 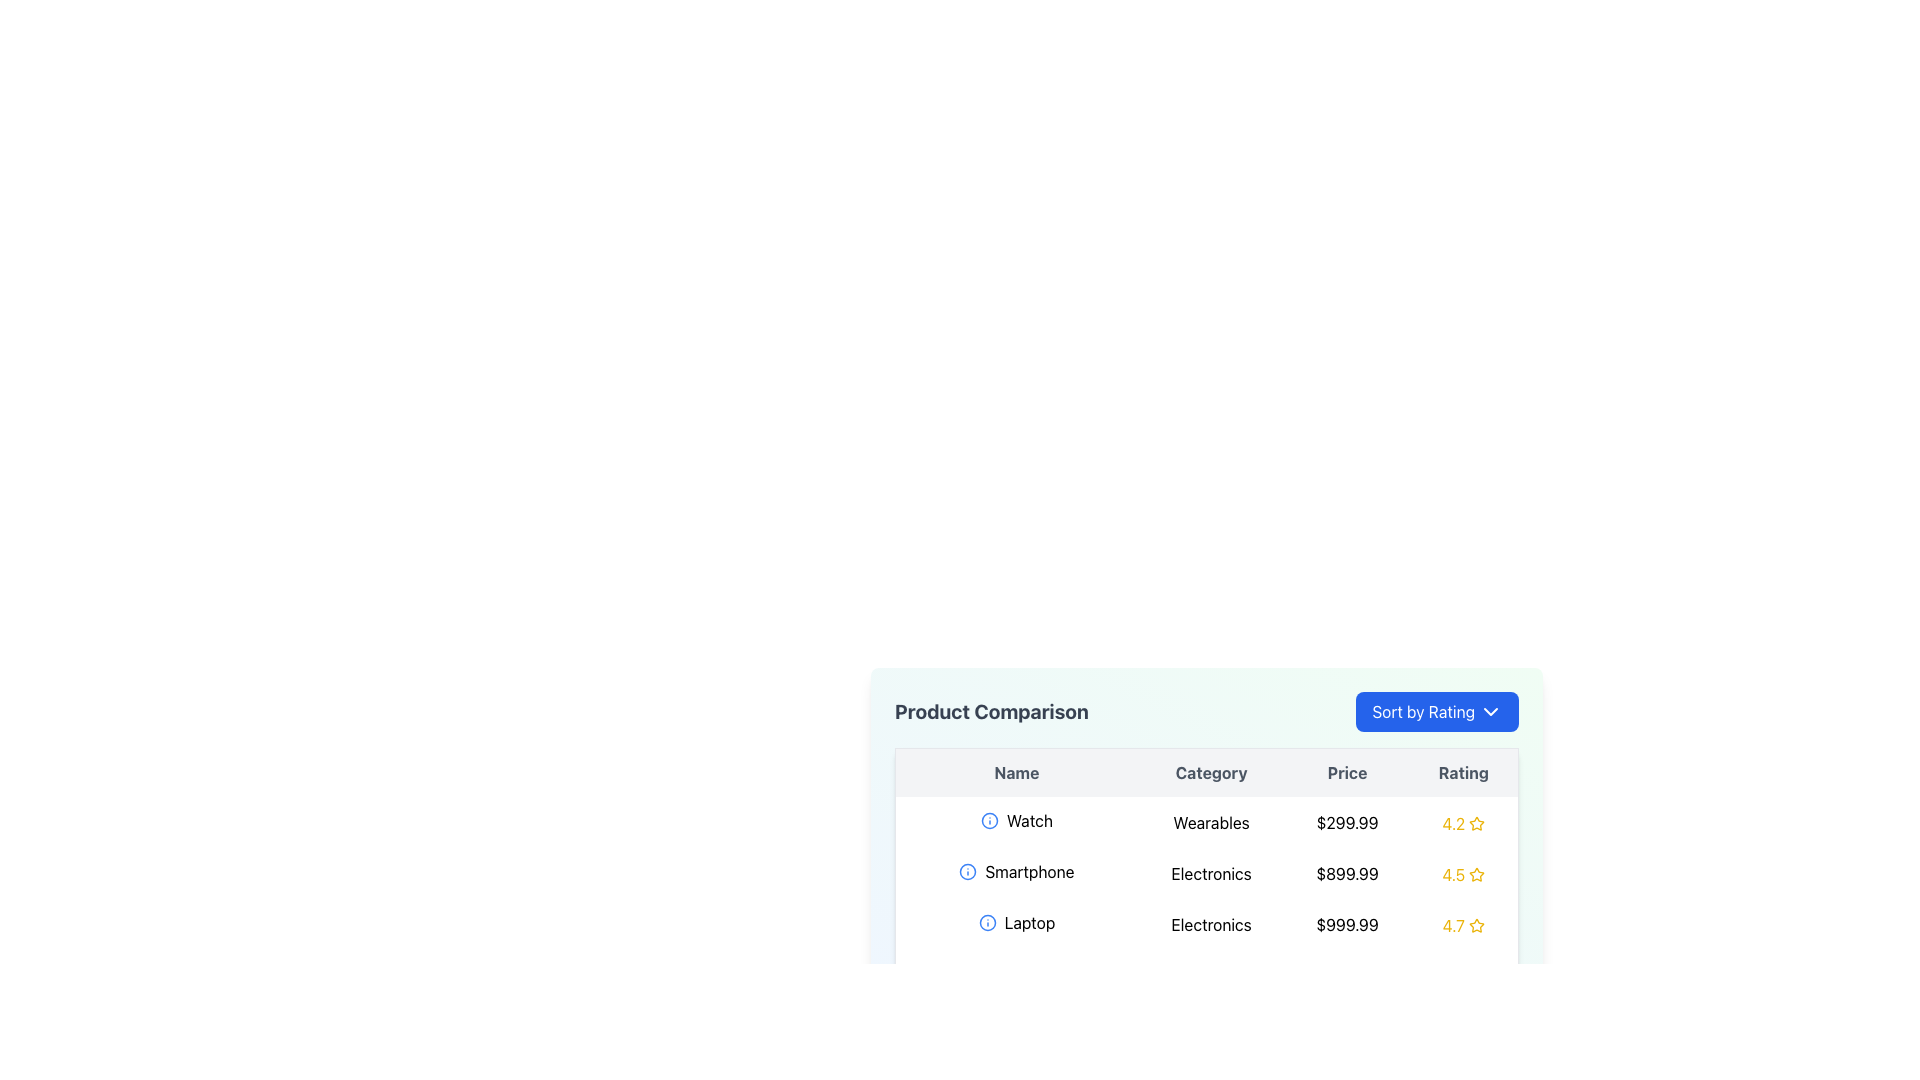 What do you see at coordinates (1205, 874) in the screenshot?
I see `details of the product information displayed in the table by interacting with the rows` at bounding box center [1205, 874].